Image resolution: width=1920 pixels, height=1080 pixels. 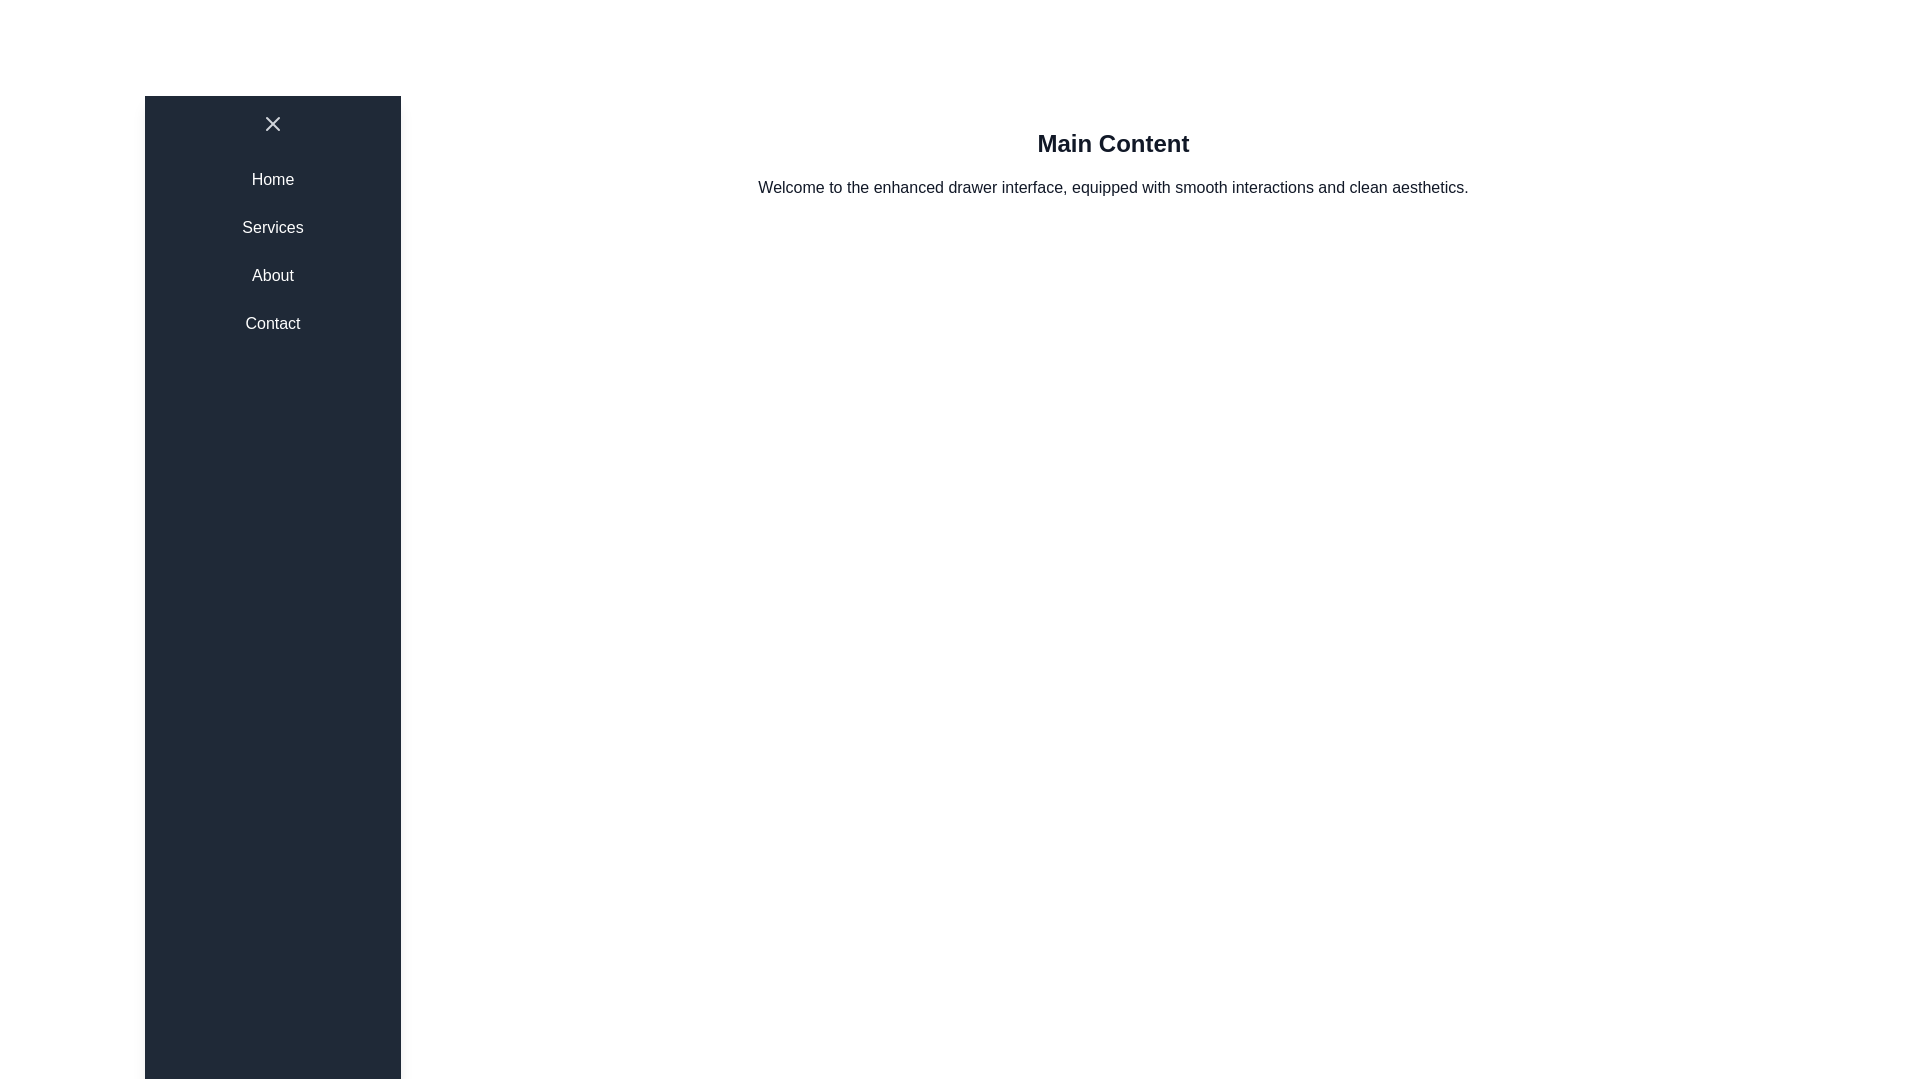 I want to click on the close button represented by an 'x' shape at the top of the sidebar menu, so click(x=272, y=123).